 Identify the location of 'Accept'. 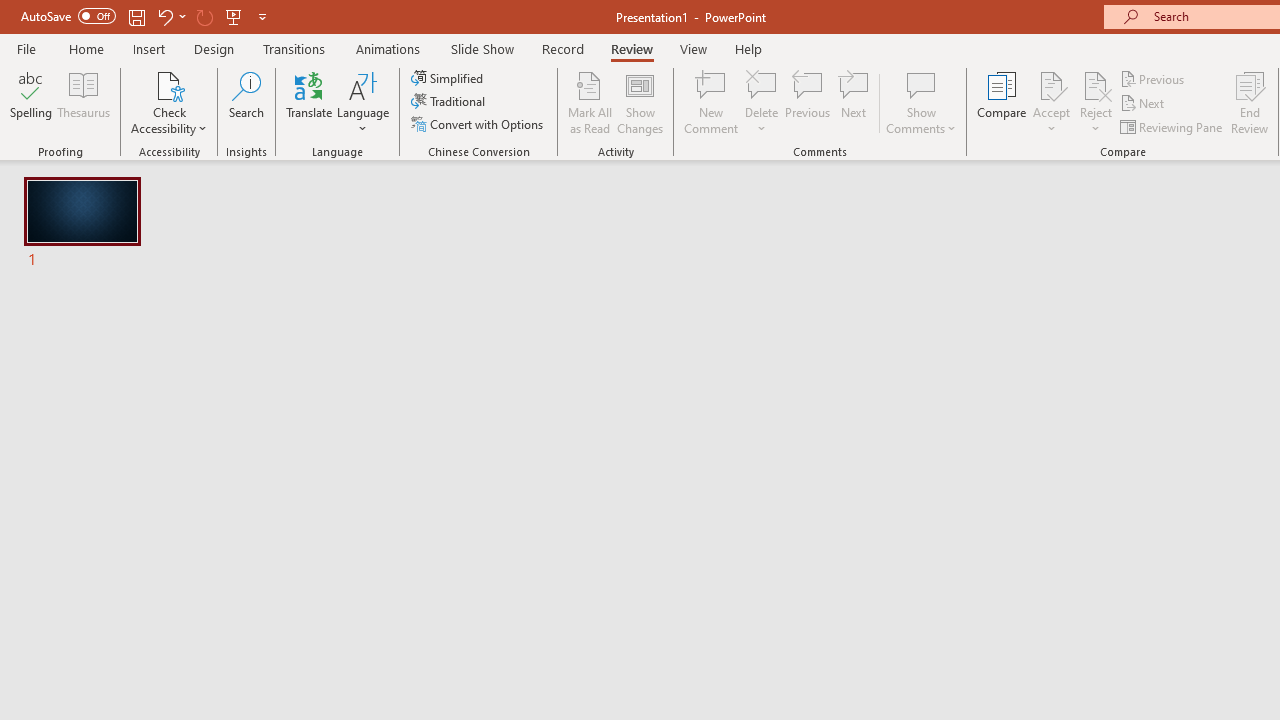
(1050, 103).